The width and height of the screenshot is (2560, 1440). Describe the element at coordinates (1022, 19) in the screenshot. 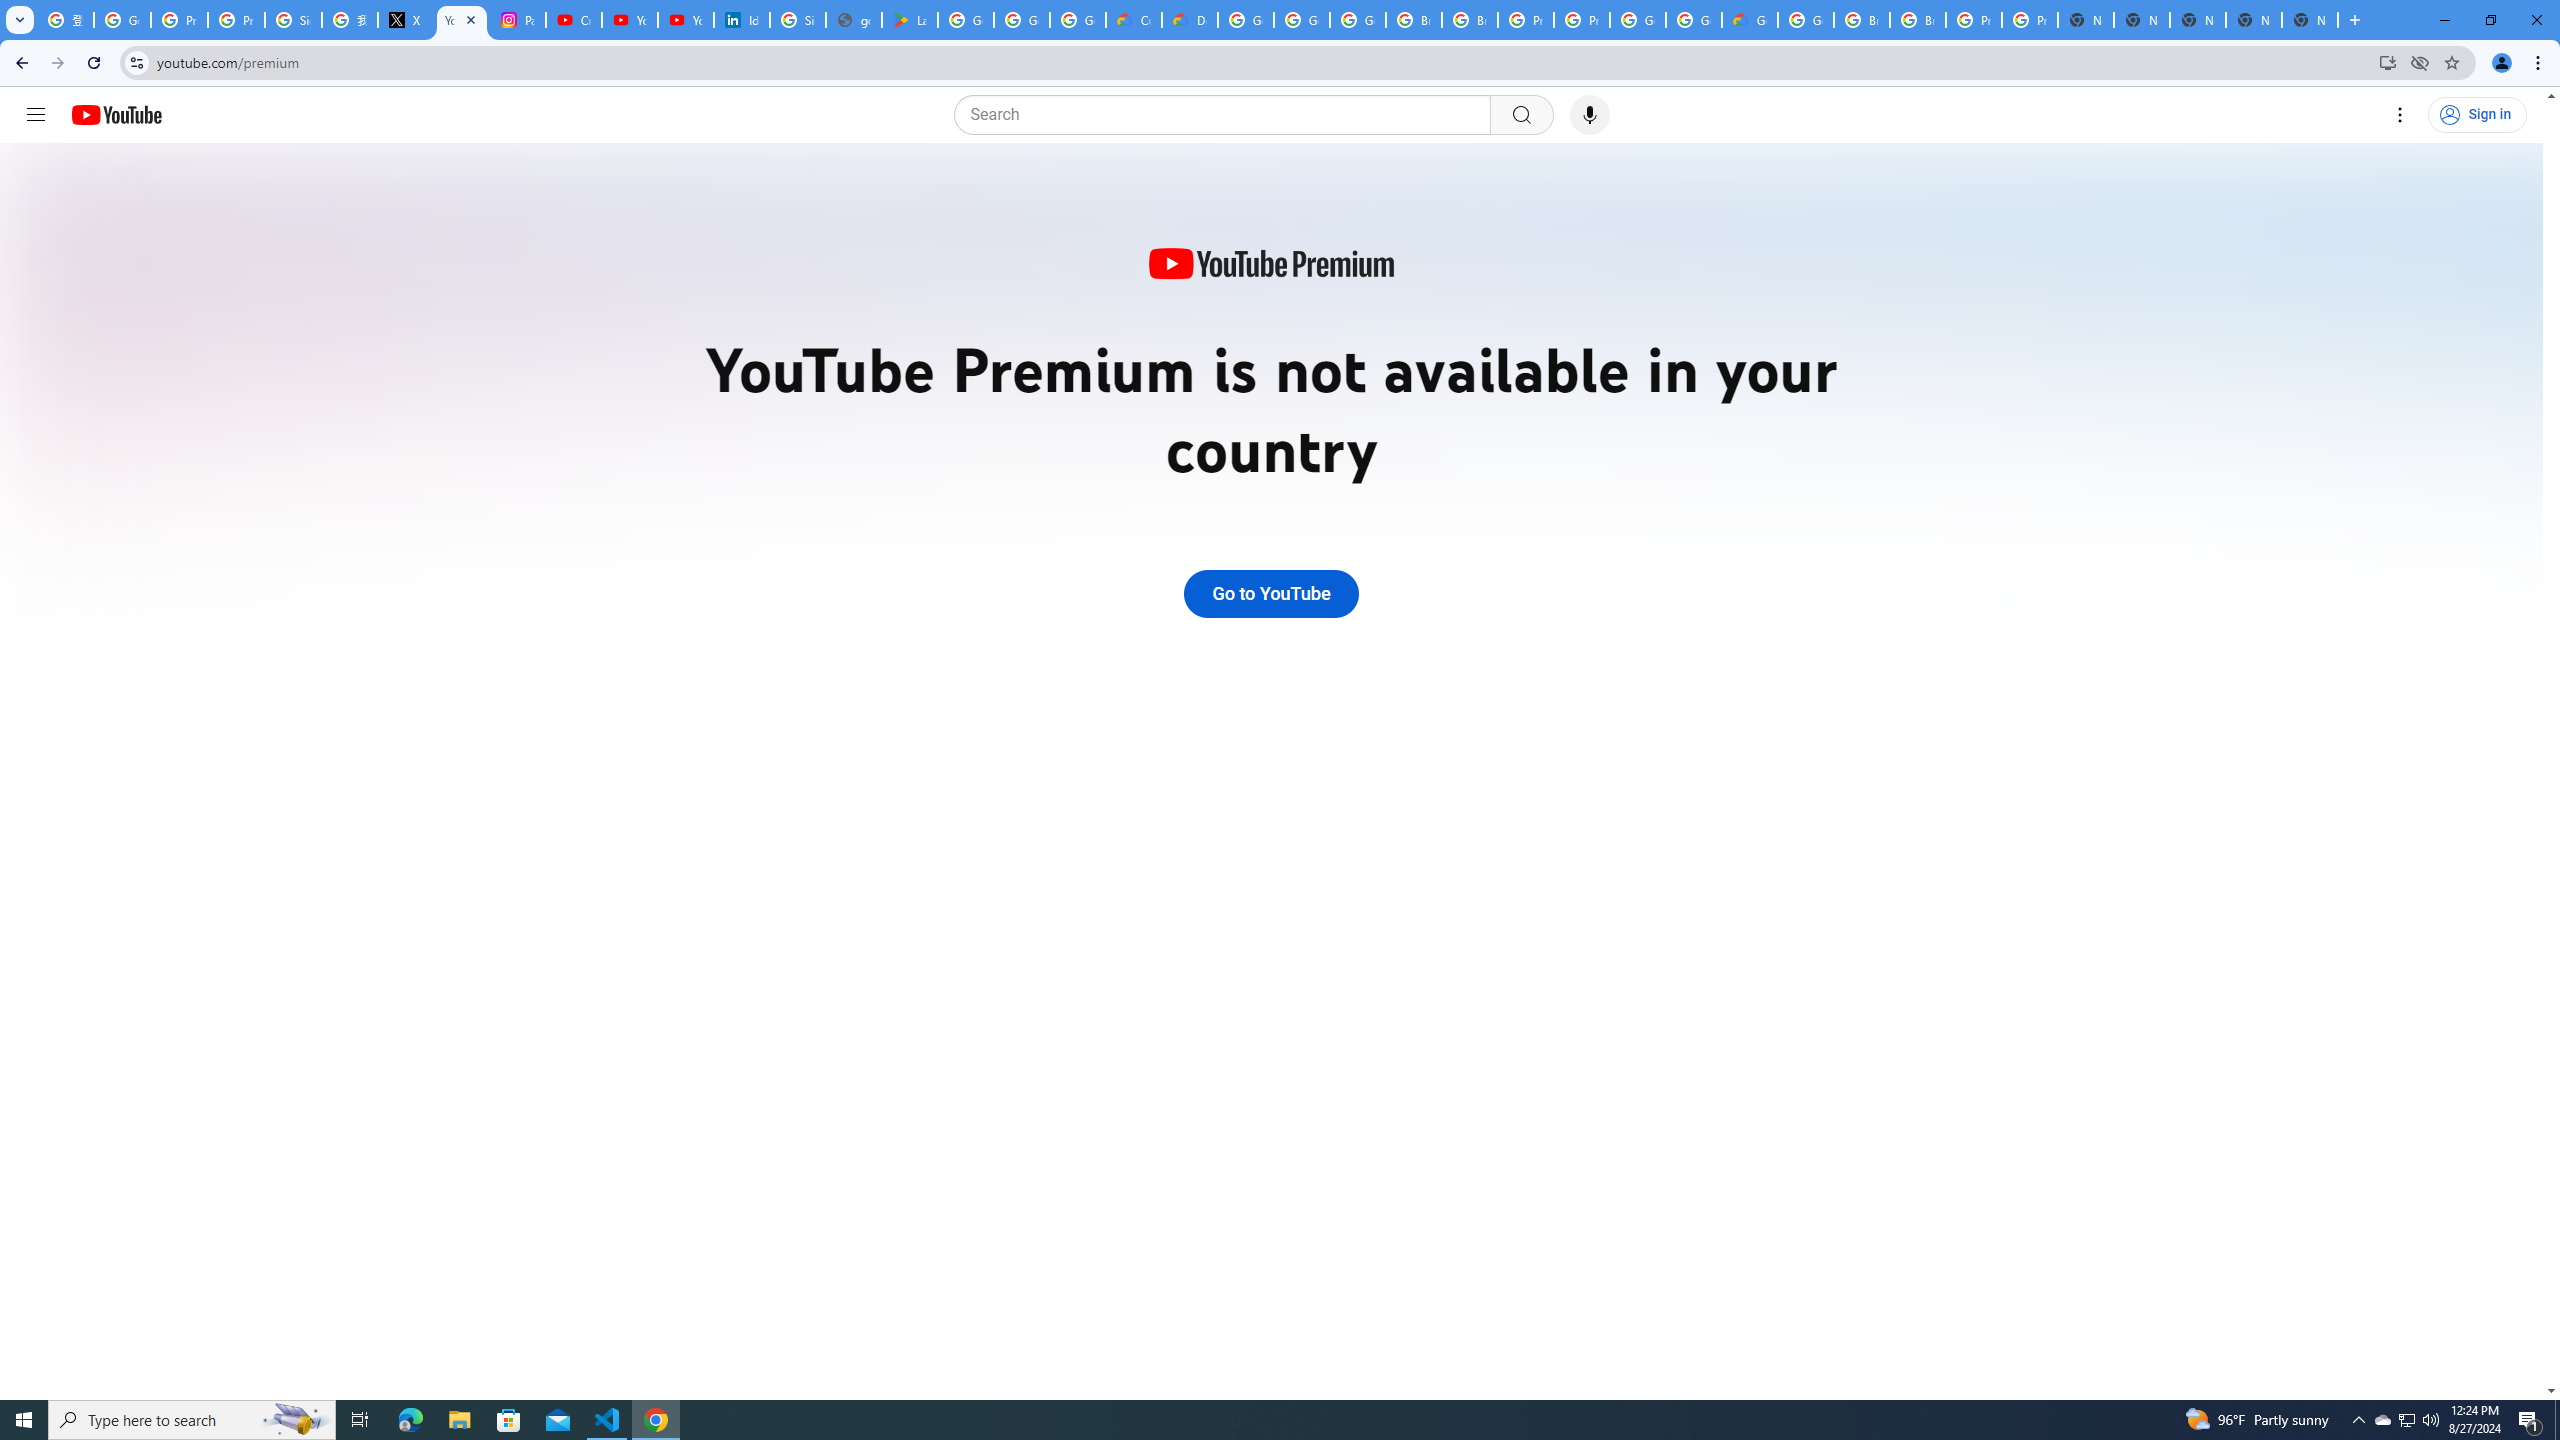

I see `'Google Workspace - Specific Terms'` at that location.